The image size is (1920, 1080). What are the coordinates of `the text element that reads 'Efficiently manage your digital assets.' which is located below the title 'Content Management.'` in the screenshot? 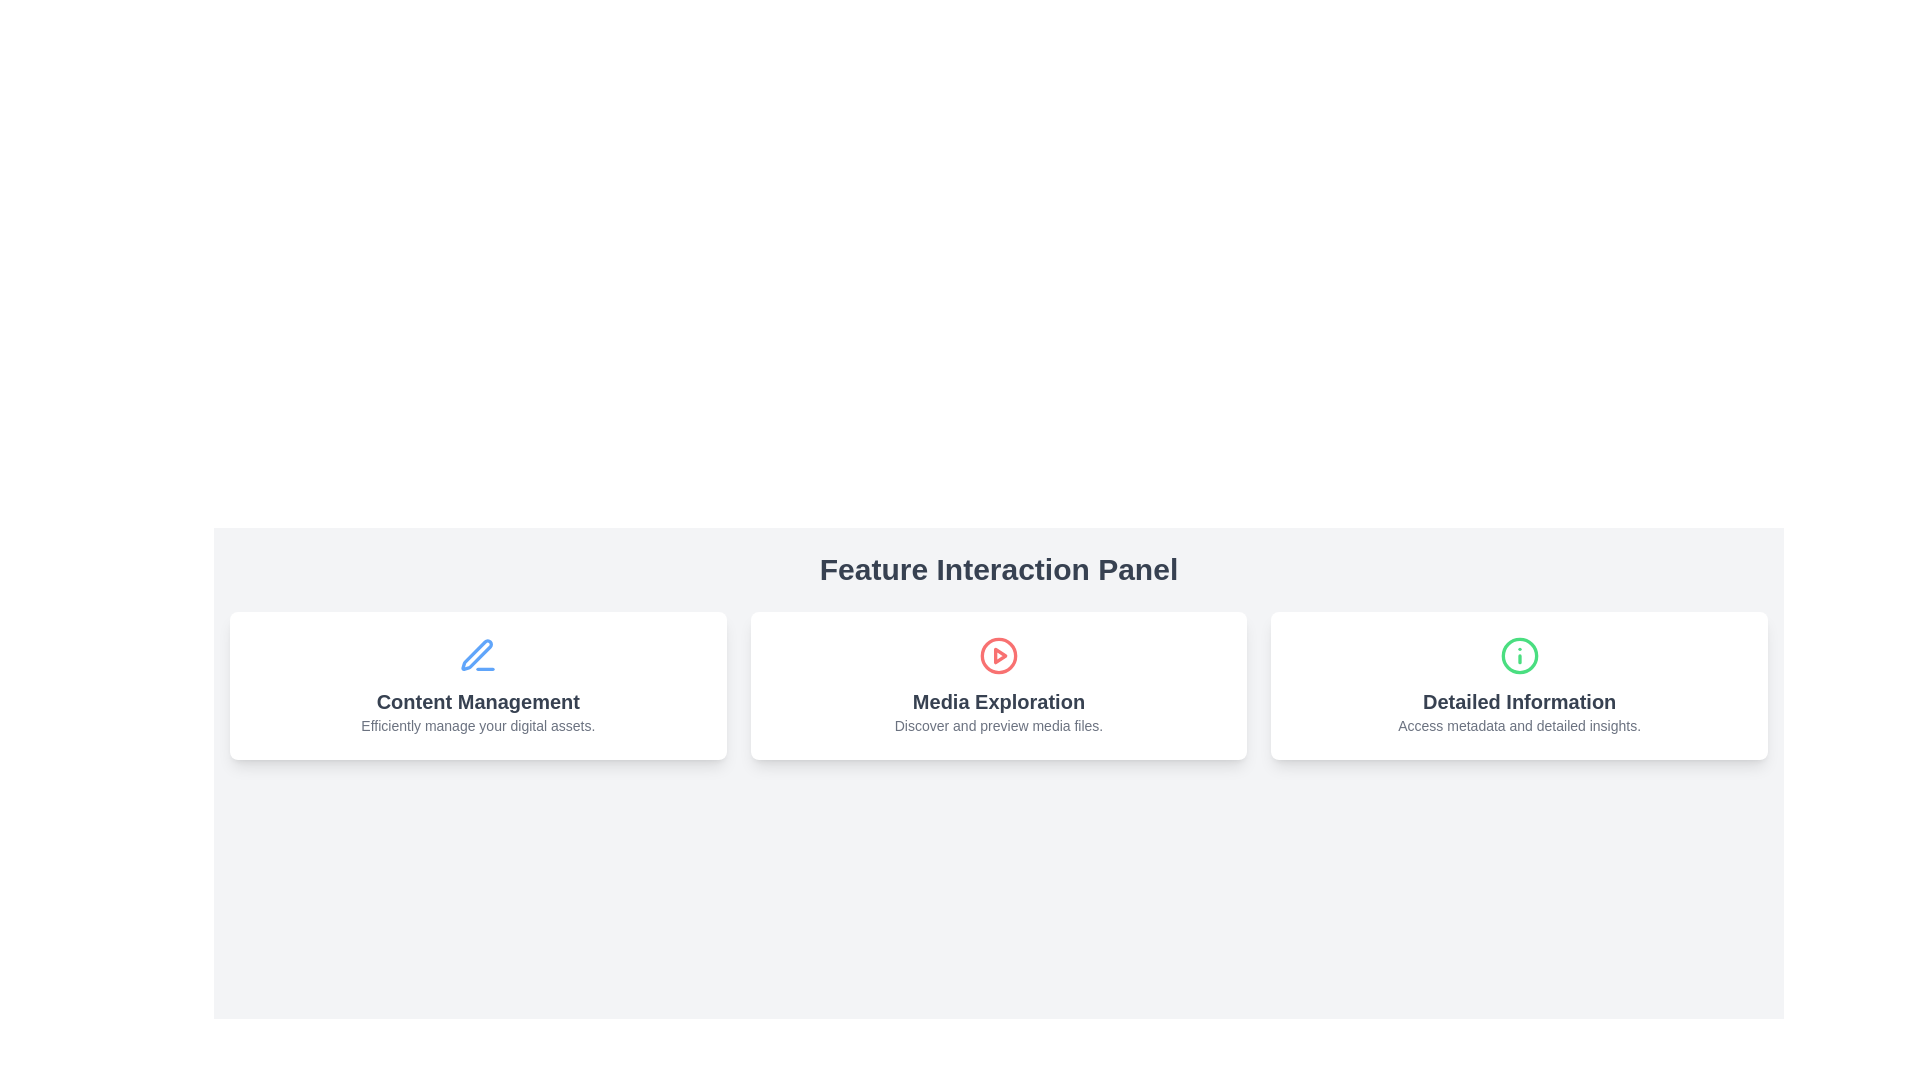 It's located at (477, 725).